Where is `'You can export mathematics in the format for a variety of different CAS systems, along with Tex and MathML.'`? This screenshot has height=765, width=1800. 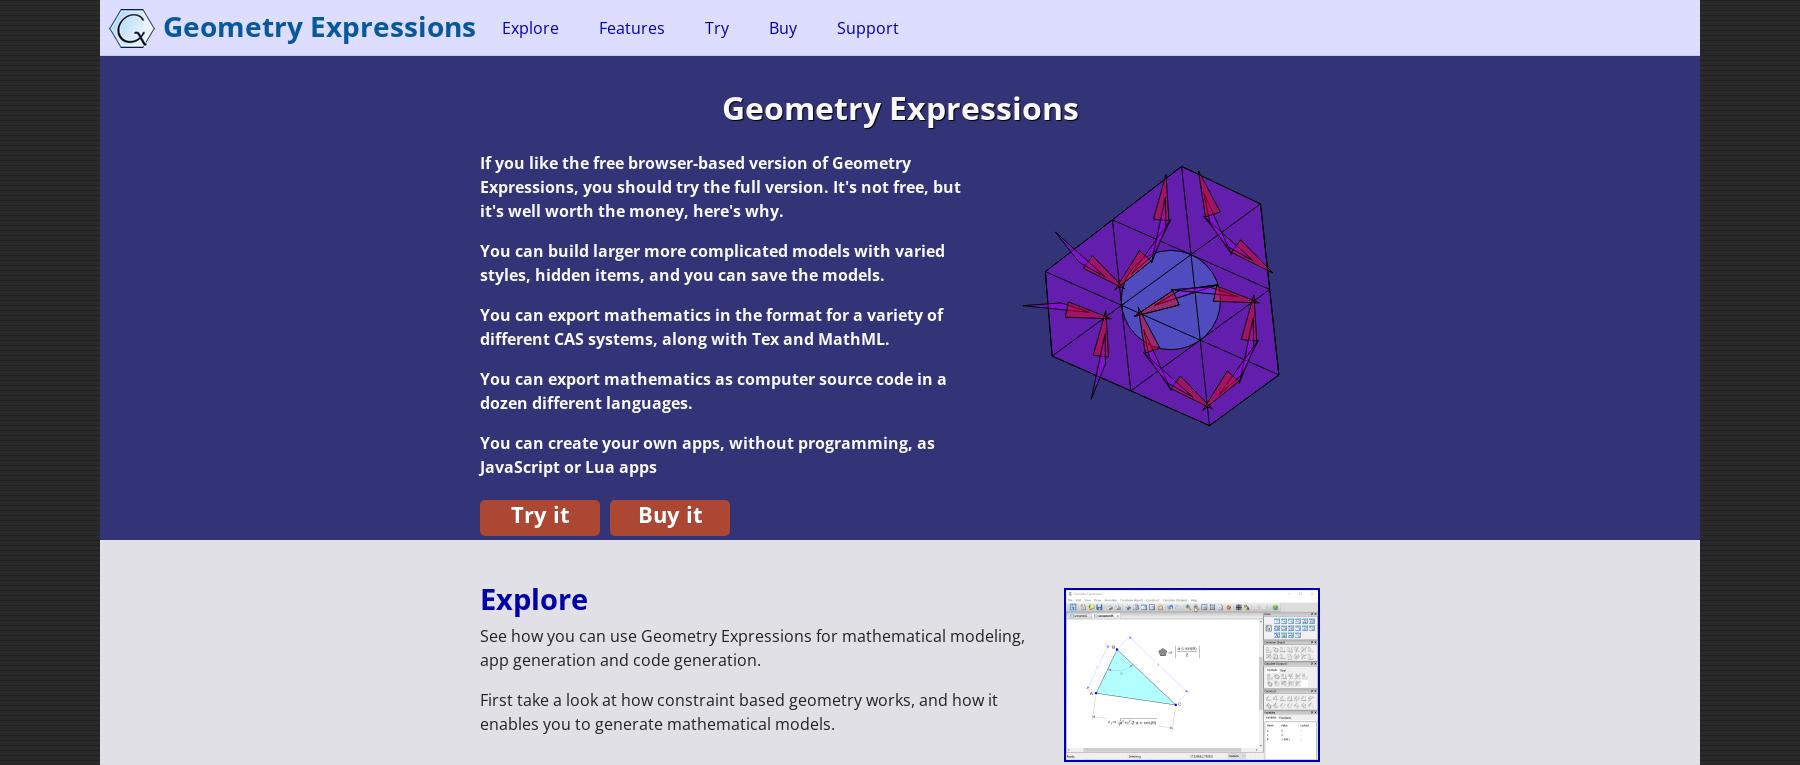 'You can export mathematics in the format for a variety of different CAS systems, along with Tex and MathML.' is located at coordinates (479, 327).